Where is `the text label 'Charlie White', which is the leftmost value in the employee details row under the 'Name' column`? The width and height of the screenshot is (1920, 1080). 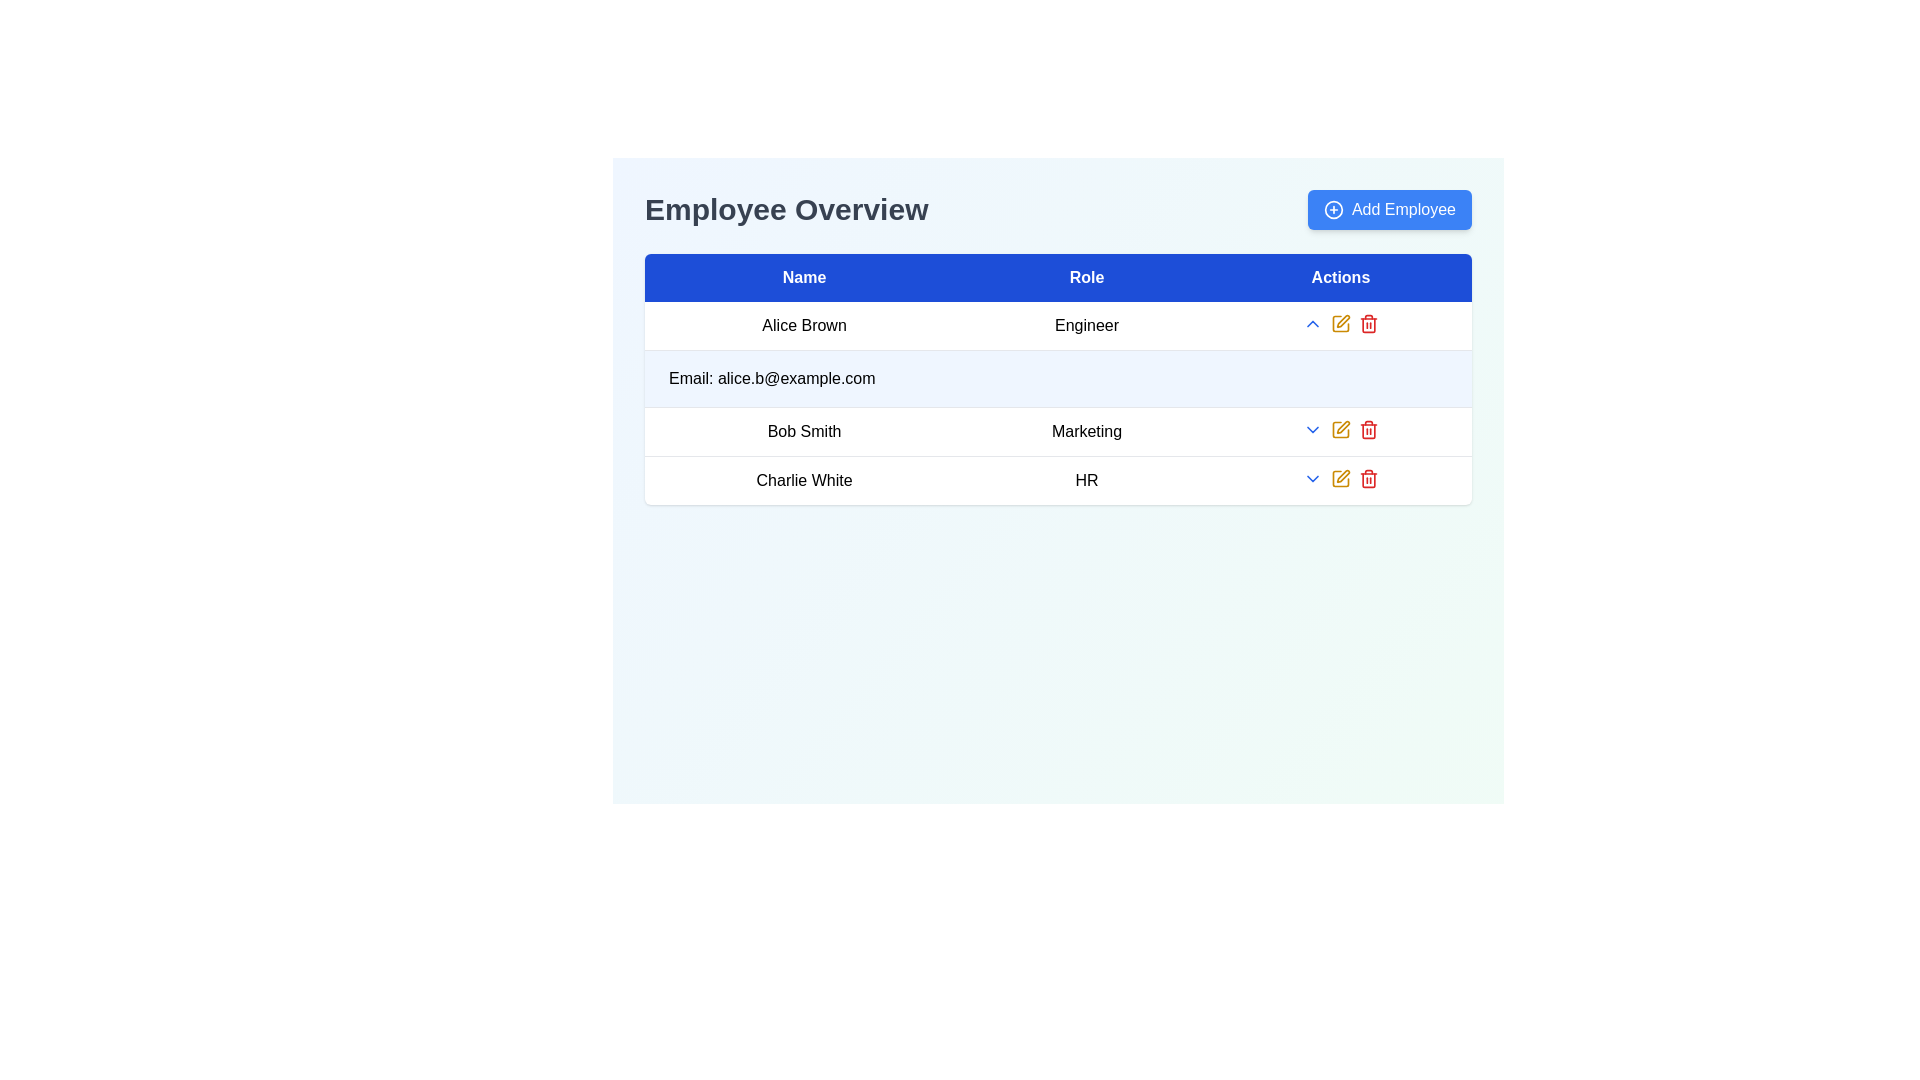
the text label 'Charlie White', which is the leftmost value in the employee details row under the 'Name' column is located at coordinates (804, 480).